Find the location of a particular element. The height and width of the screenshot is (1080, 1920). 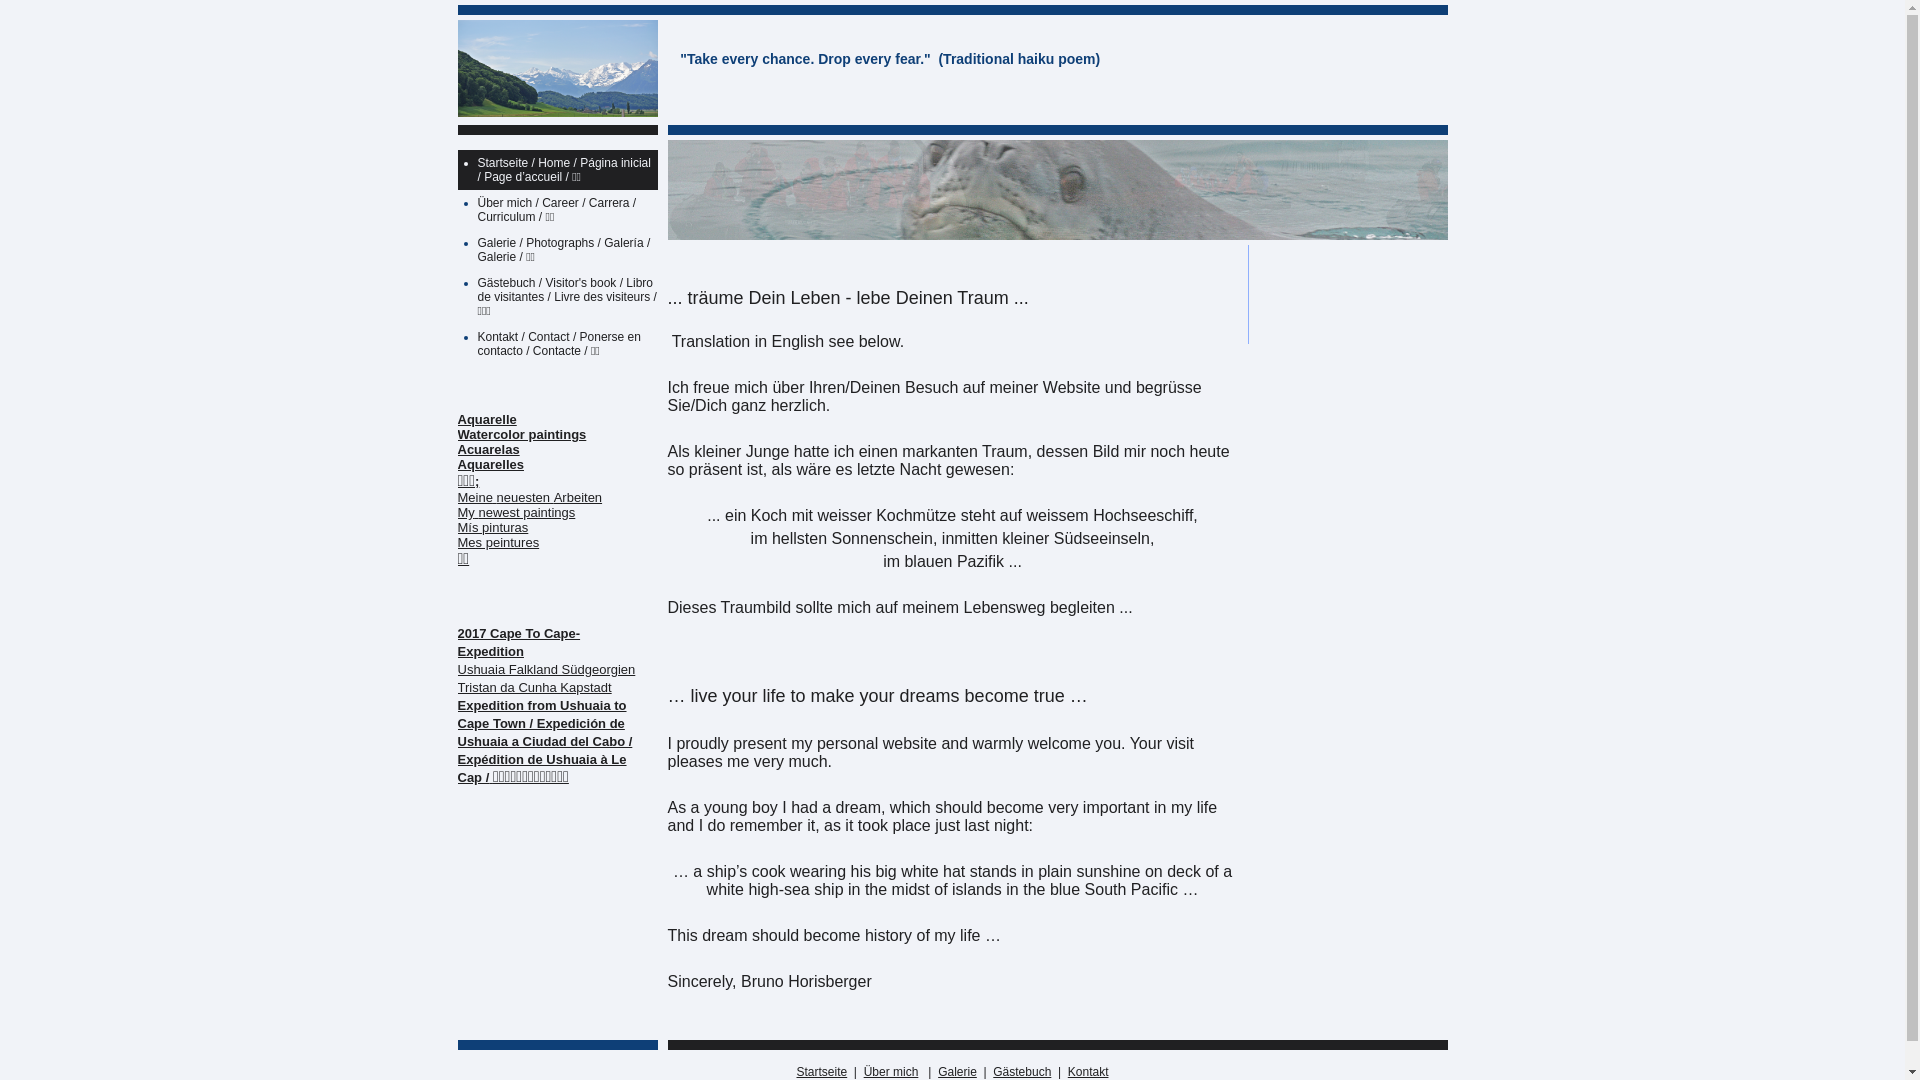

'Acuarelas' is located at coordinates (456, 448).